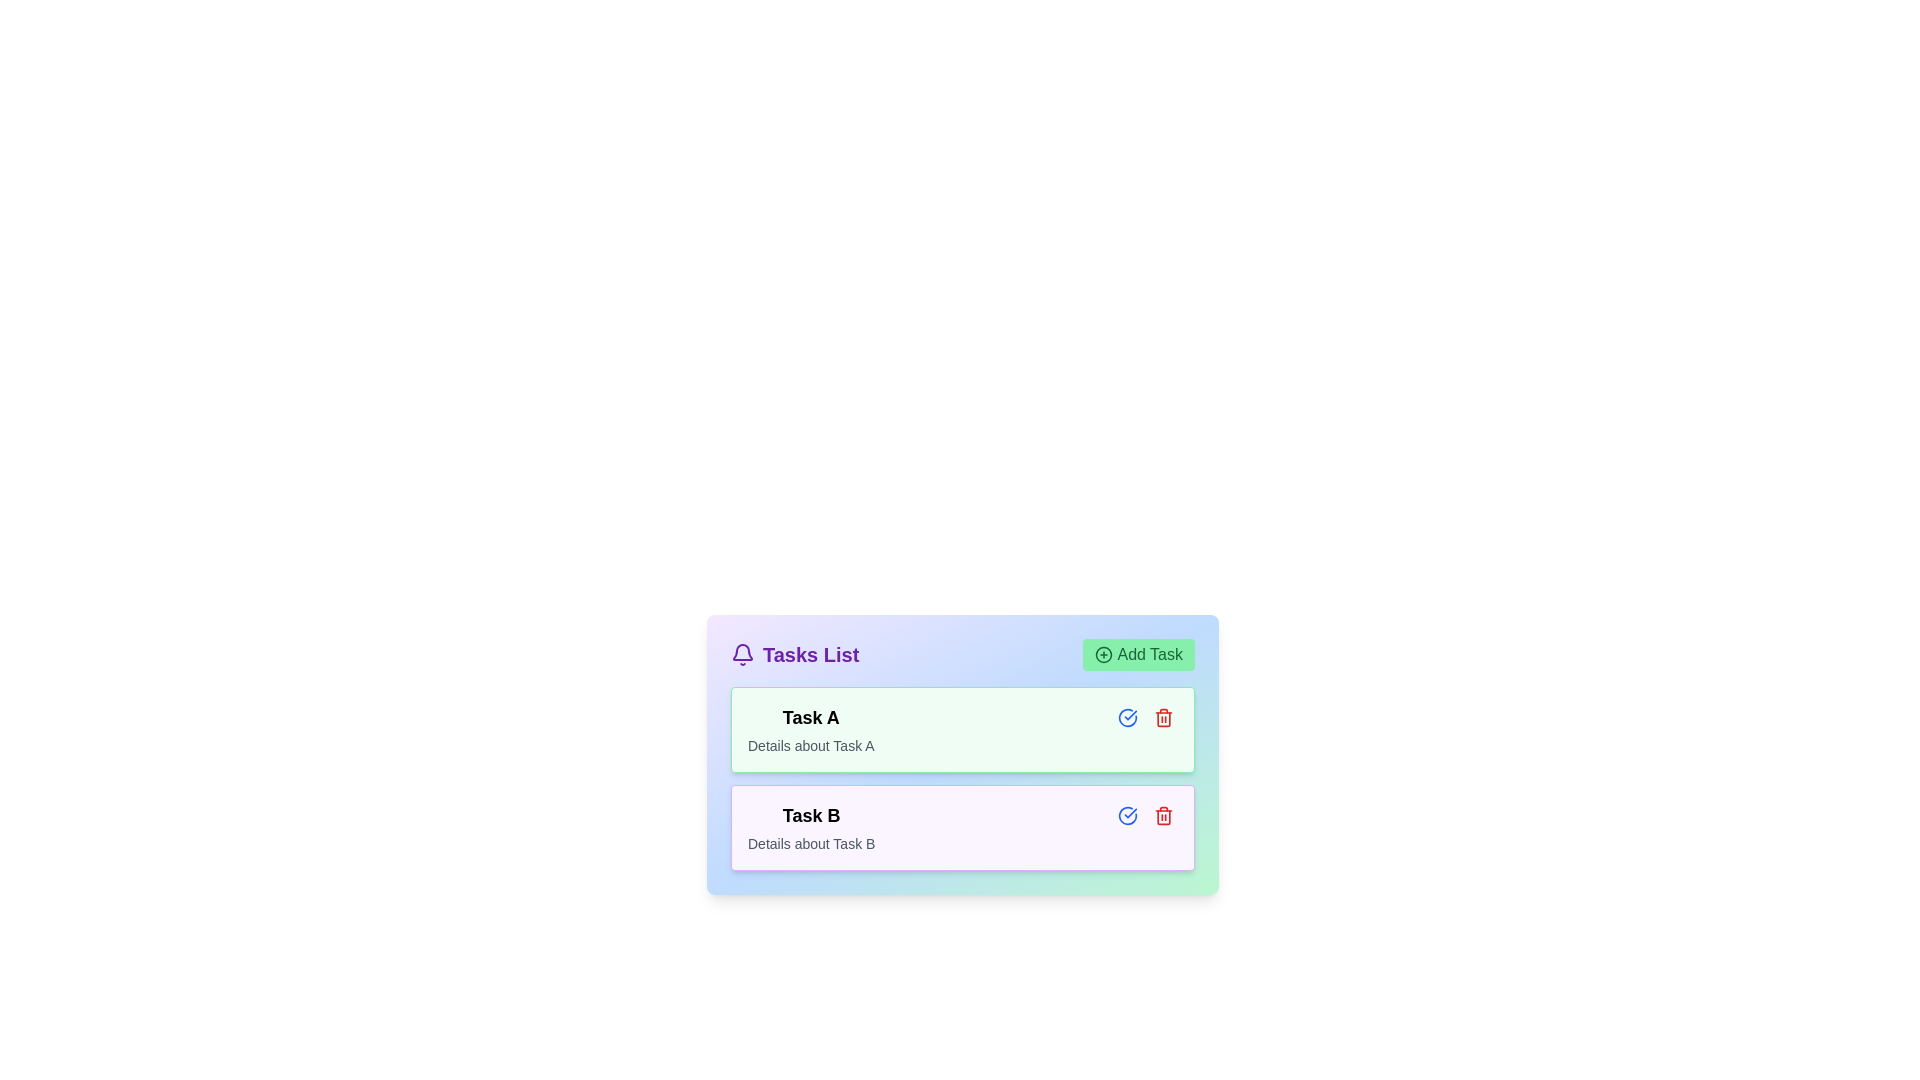 The height and width of the screenshot is (1080, 1920). Describe the element at coordinates (1163, 716) in the screenshot. I see `the trash bin icon button located in the 'Task A' section` at that location.